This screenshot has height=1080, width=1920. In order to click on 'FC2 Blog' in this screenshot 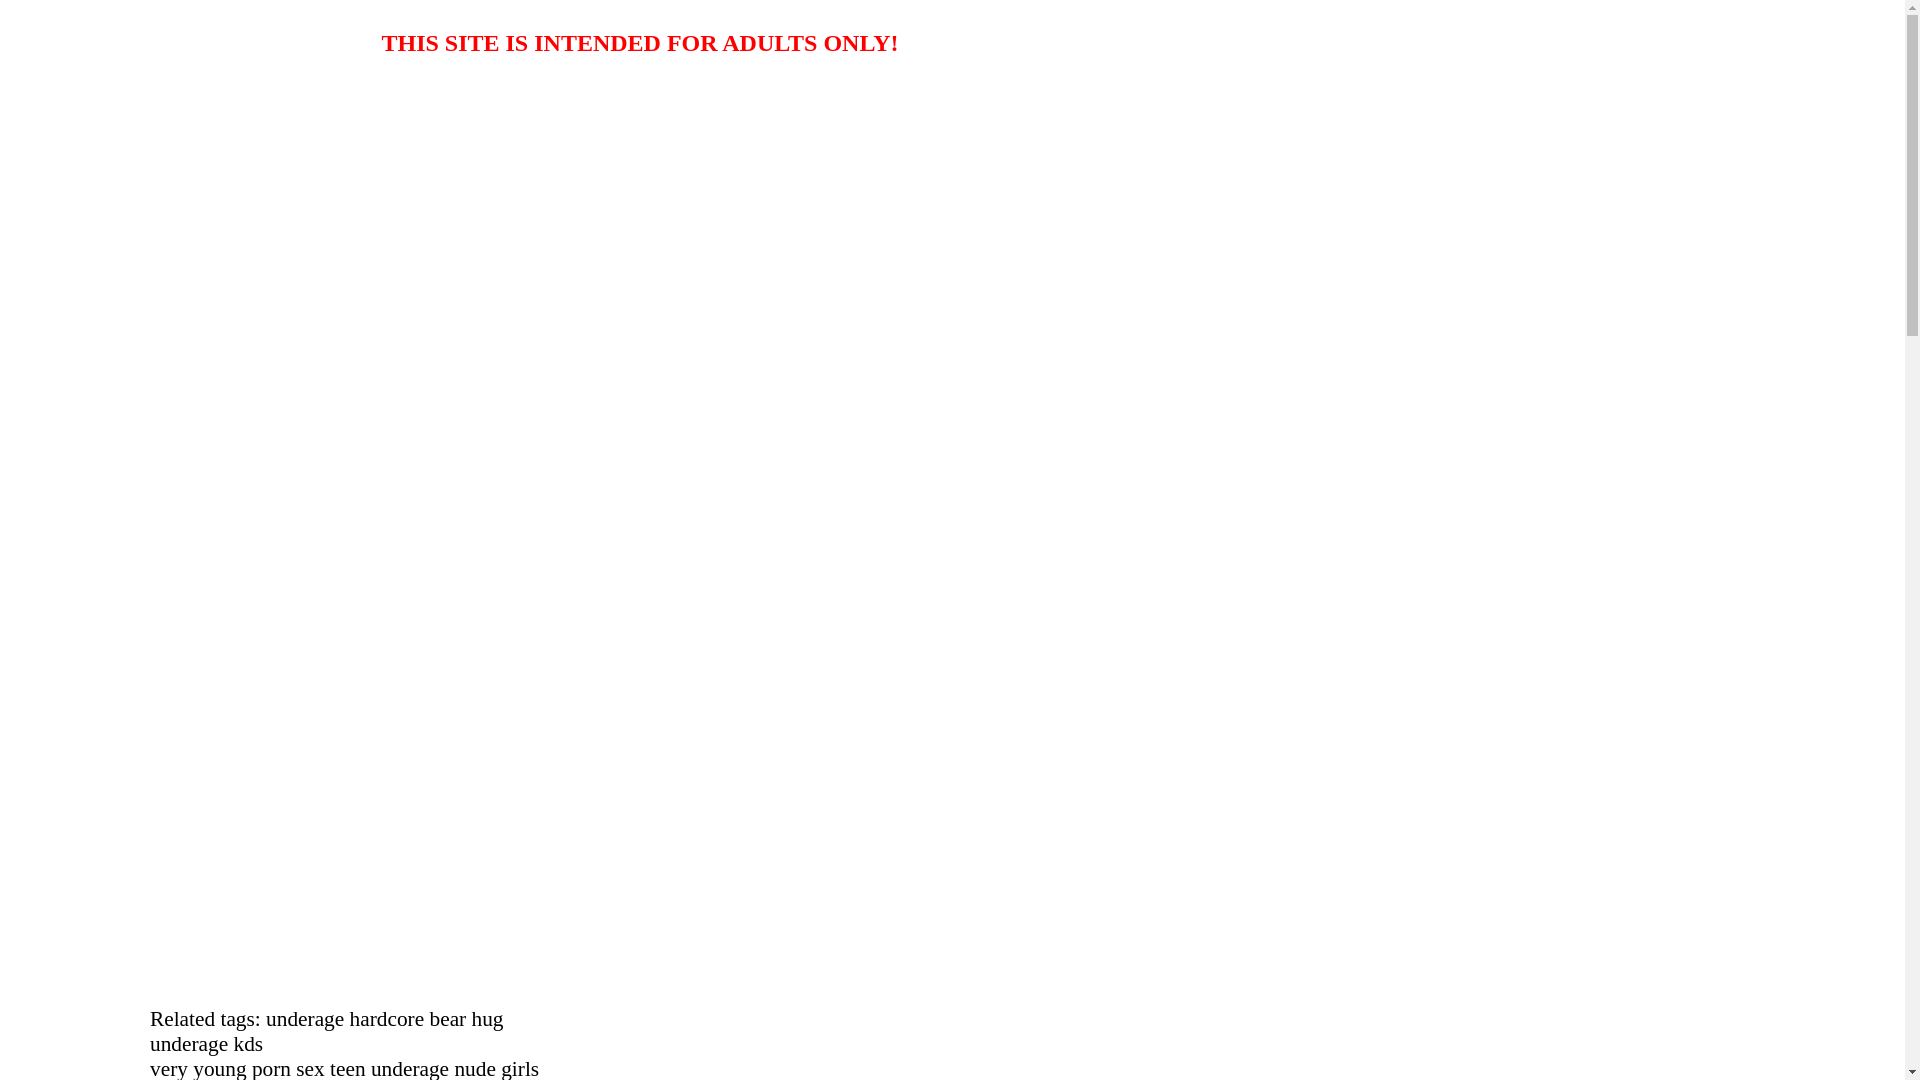, I will do `click(118, 1035)`.